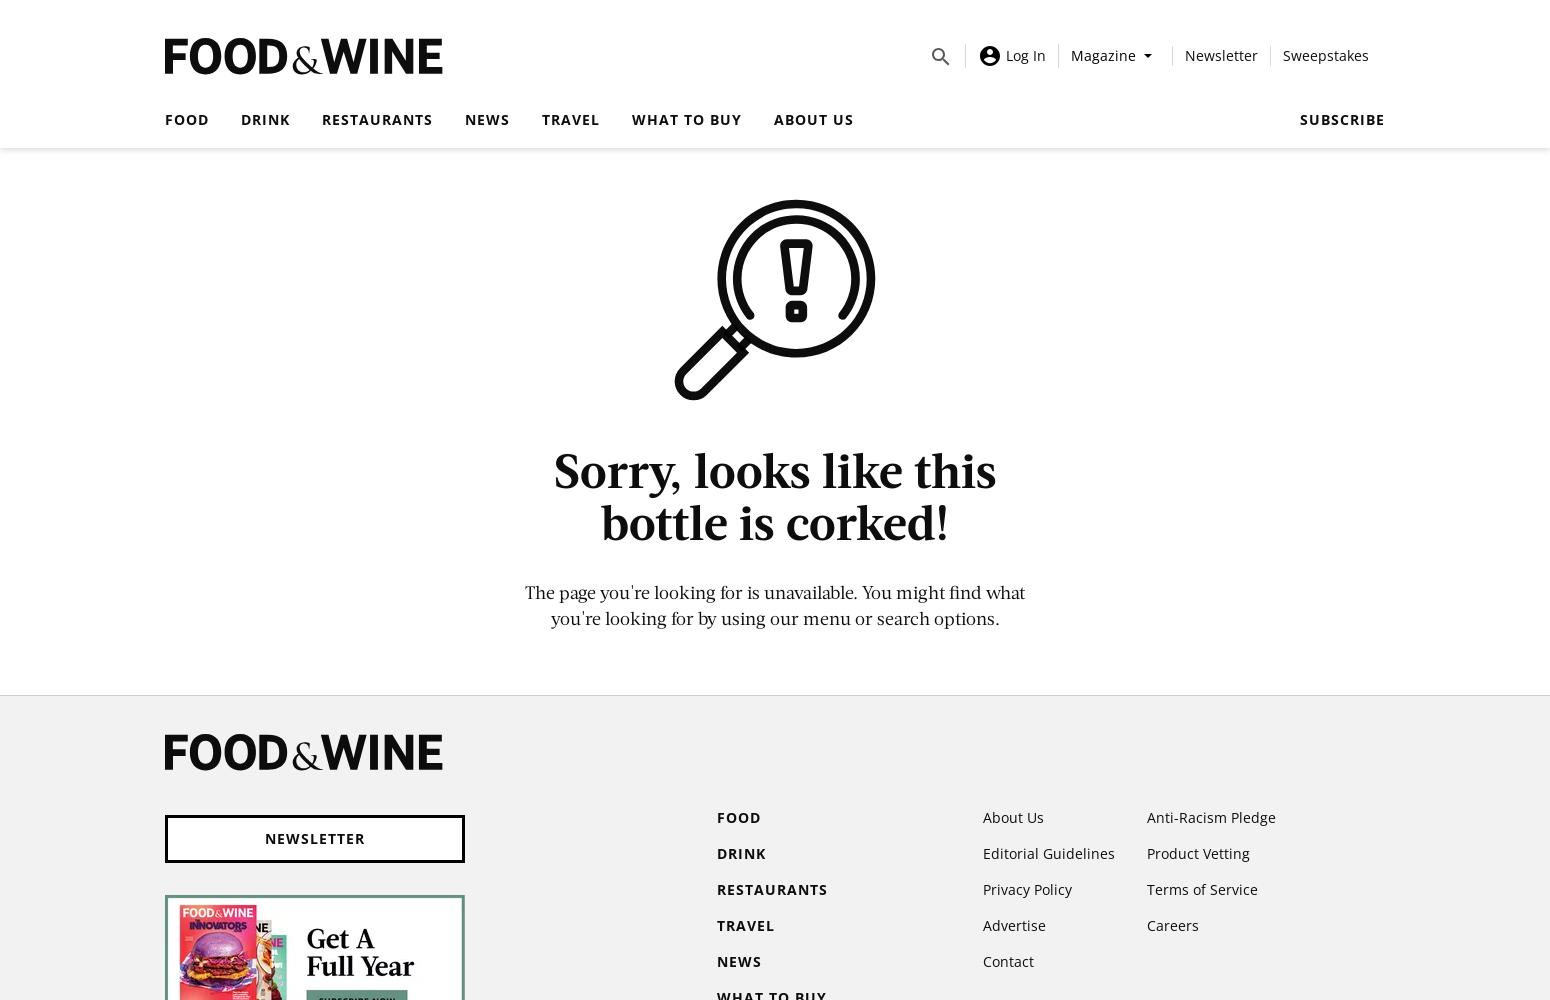 This screenshot has width=1550, height=1000. Describe the element at coordinates (1102, 54) in the screenshot. I see `'Magazine'` at that location.